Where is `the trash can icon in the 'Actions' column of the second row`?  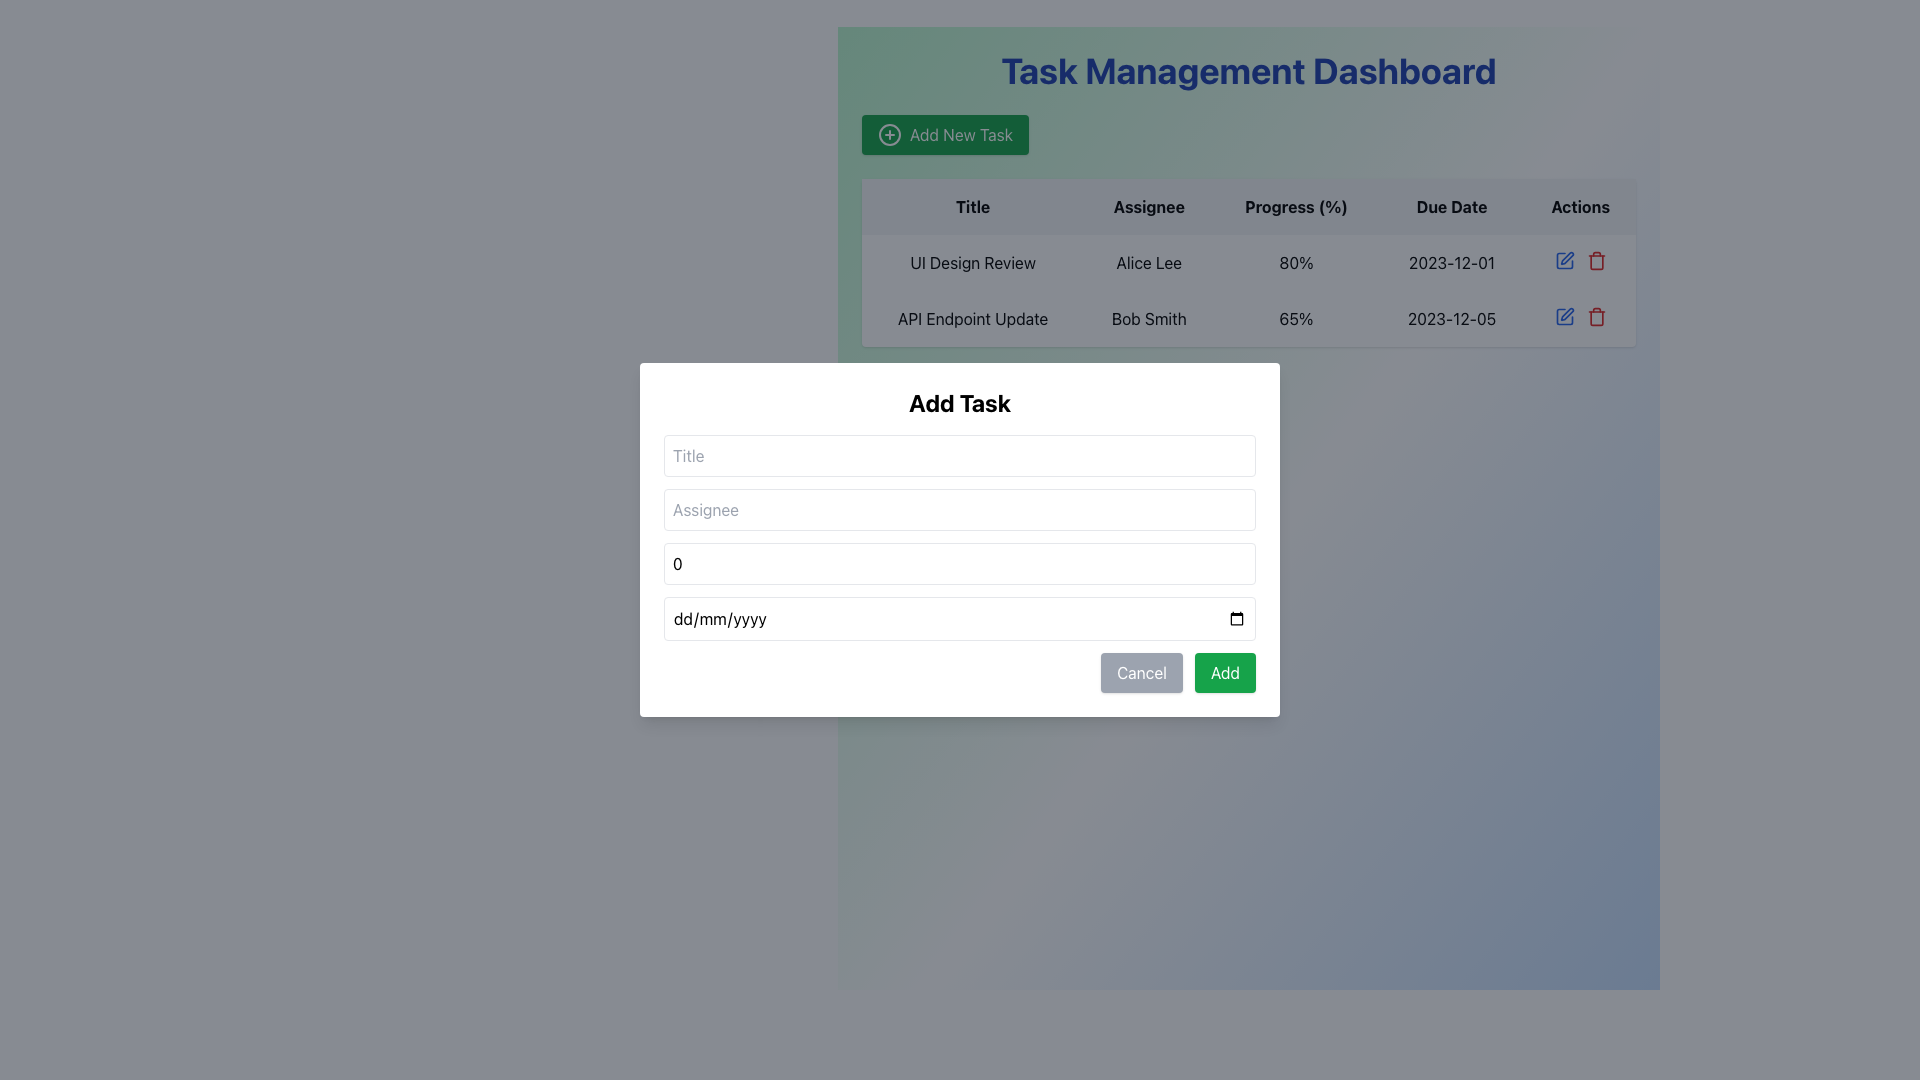
the trash can icon in the 'Actions' column of the second row is located at coordinates (1595, 261).